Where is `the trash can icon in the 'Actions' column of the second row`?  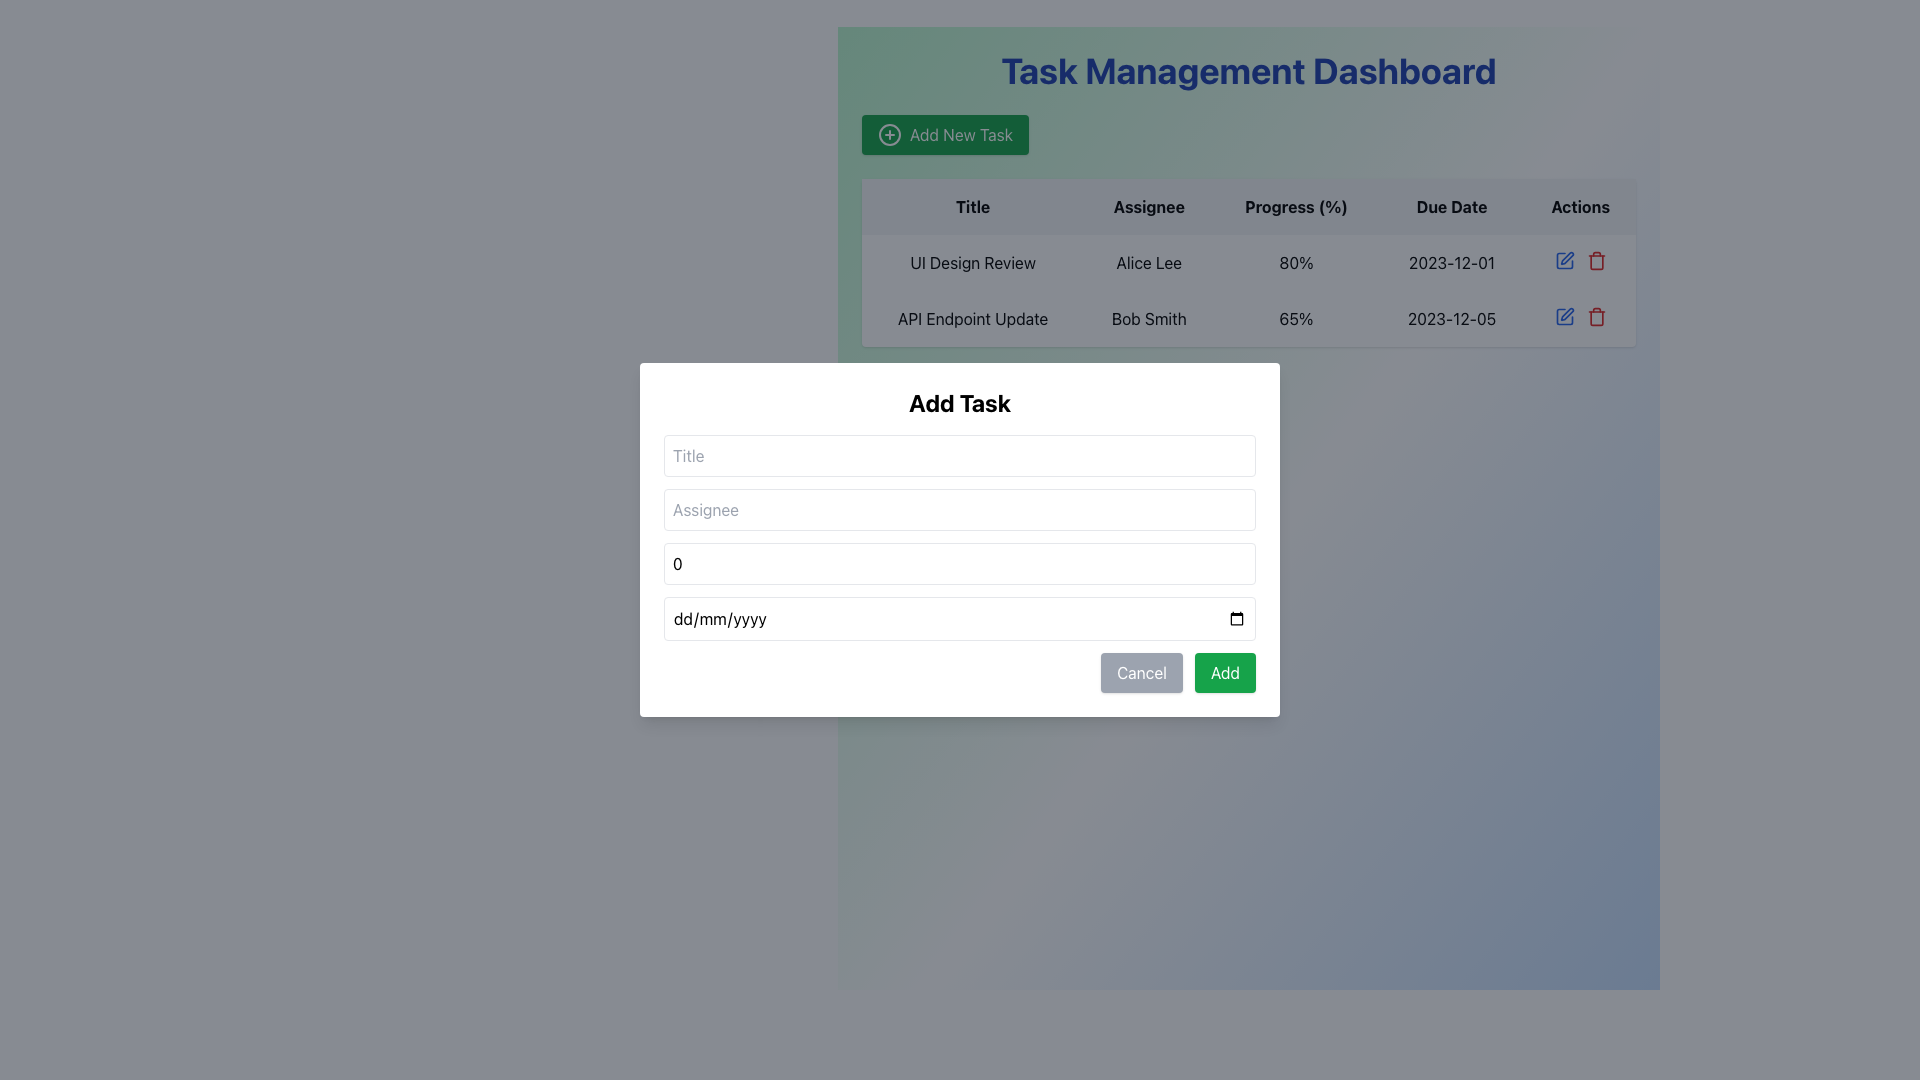
the trash can icon in the 'Actions' column of the second row is located at coordinates (1595, 261).